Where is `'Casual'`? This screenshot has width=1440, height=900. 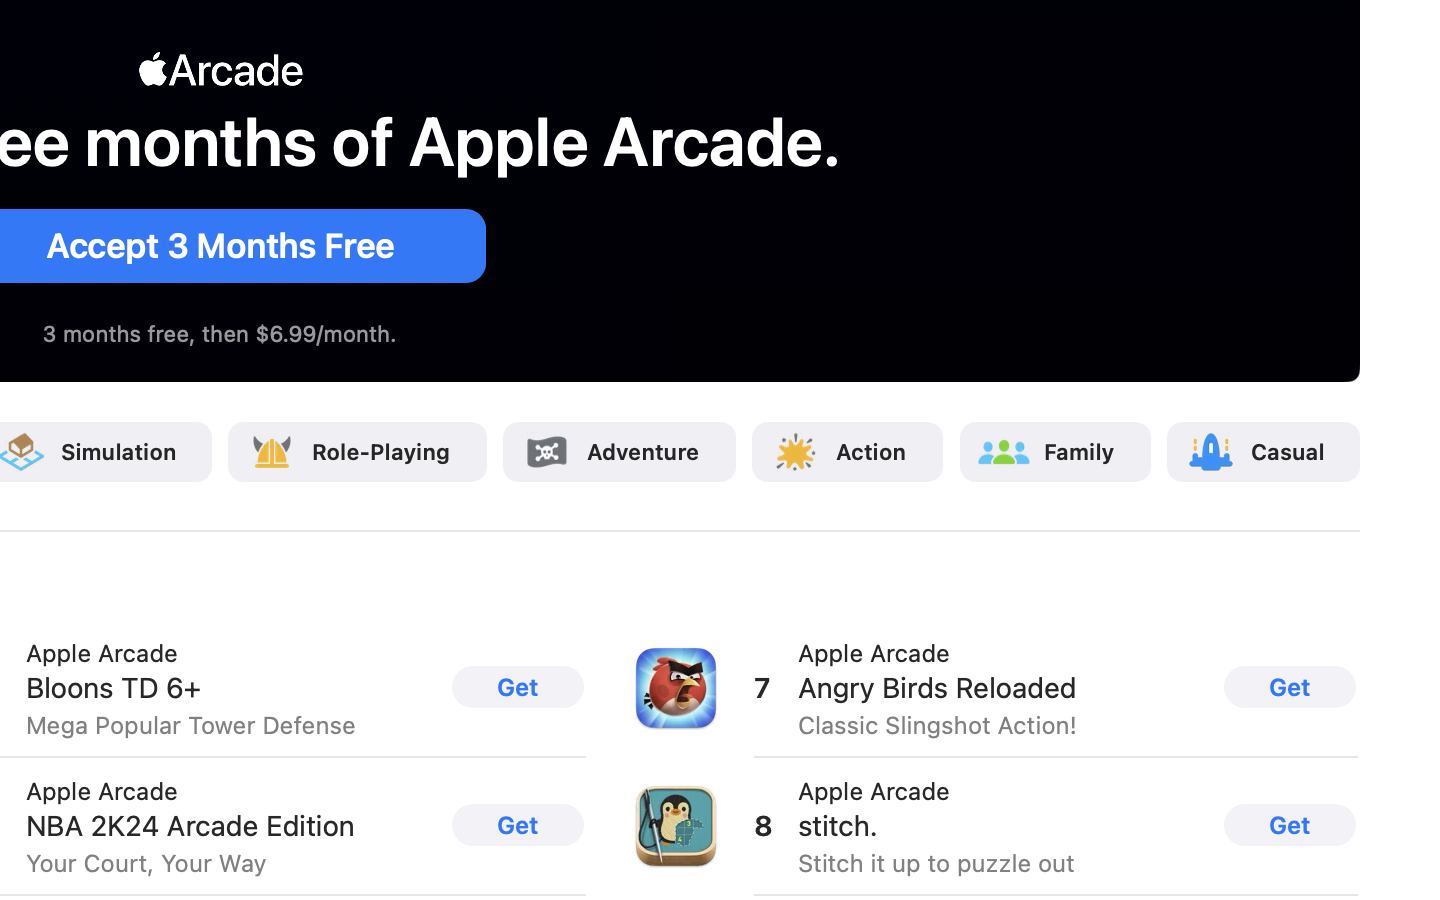 'Casual' is located at coordinates (1287, 450).